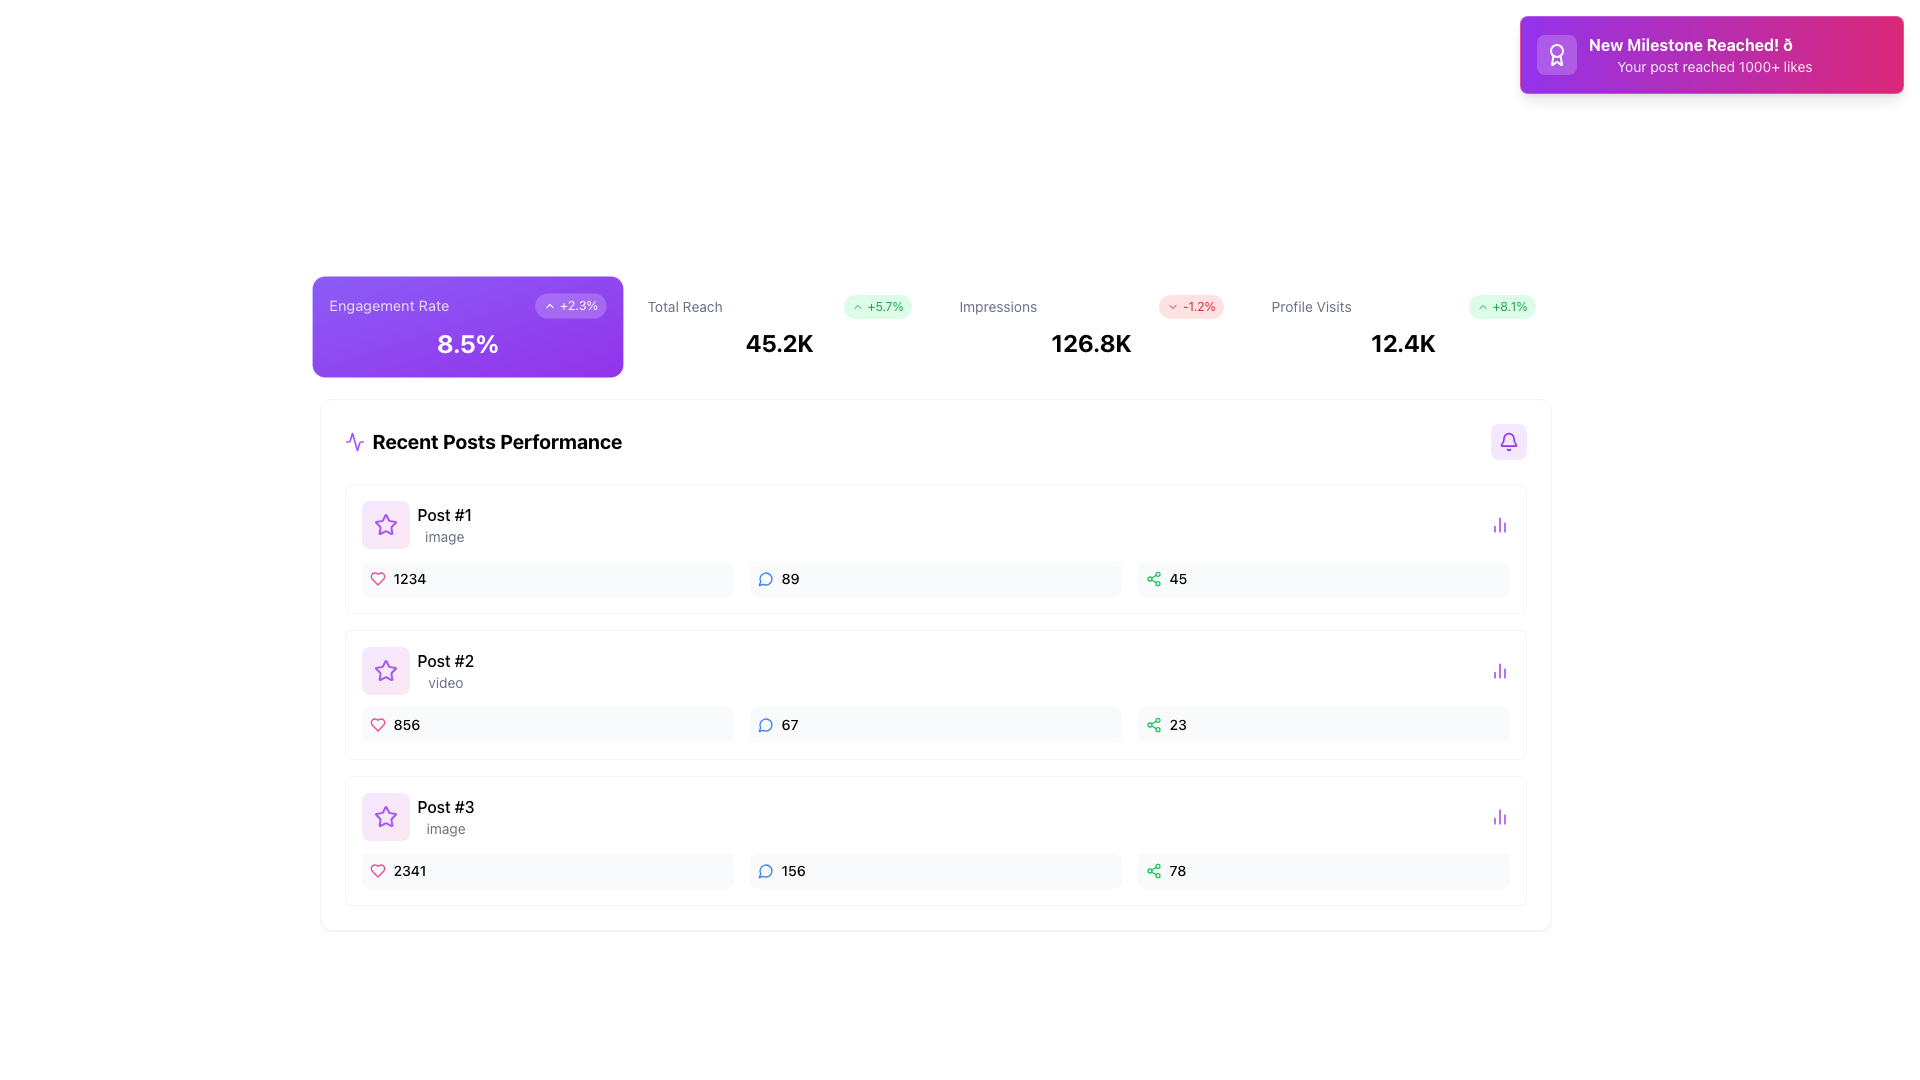 This screenshot has height=1080, width=1920. I want to click on the Chevron Down icon located inside the rounded badge displaying '-1.2%' in red text, positioned to the right of the text within the performance metrics section in the 'Impressions' column, so click(1172, 307).